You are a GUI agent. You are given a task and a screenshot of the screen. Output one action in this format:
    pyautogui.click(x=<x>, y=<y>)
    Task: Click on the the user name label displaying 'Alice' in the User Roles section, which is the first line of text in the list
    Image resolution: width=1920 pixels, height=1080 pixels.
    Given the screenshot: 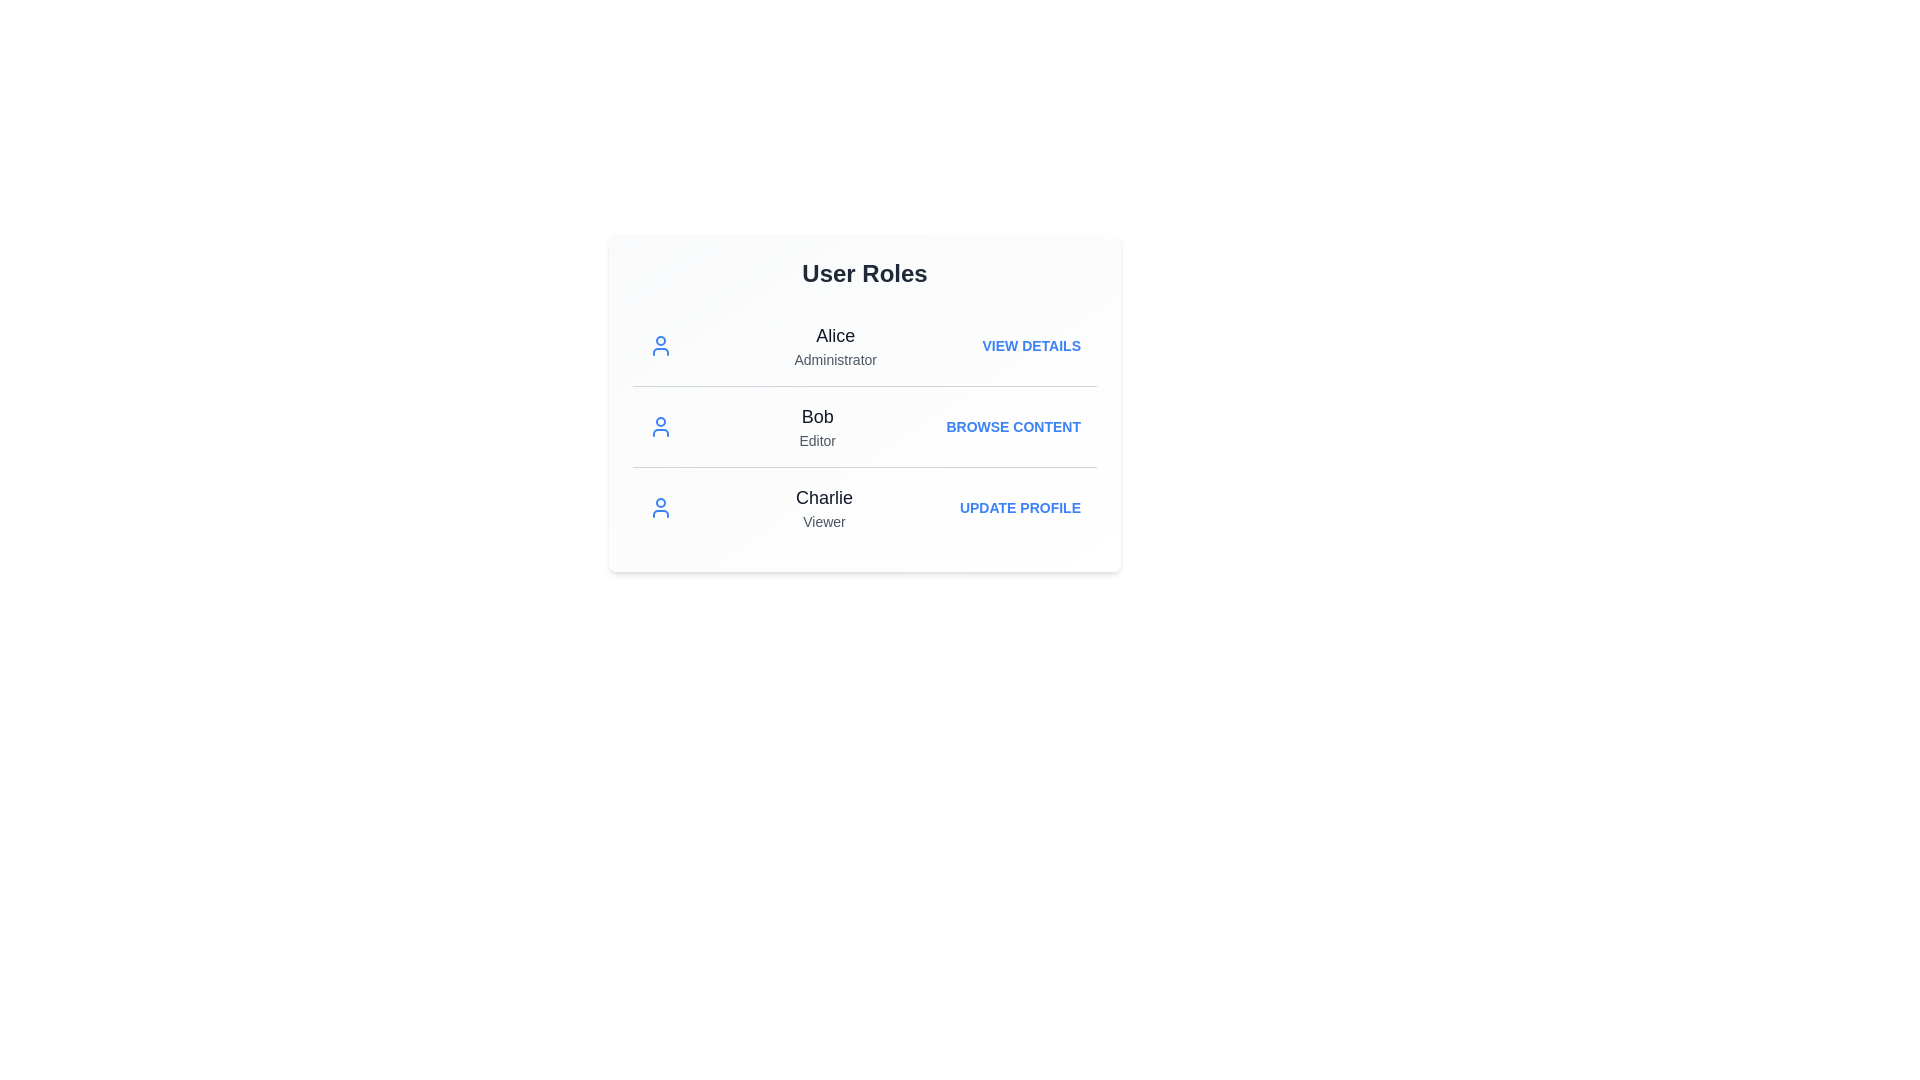 What is the action you would take?
    pyautogui.click(x=835, y=334)
    